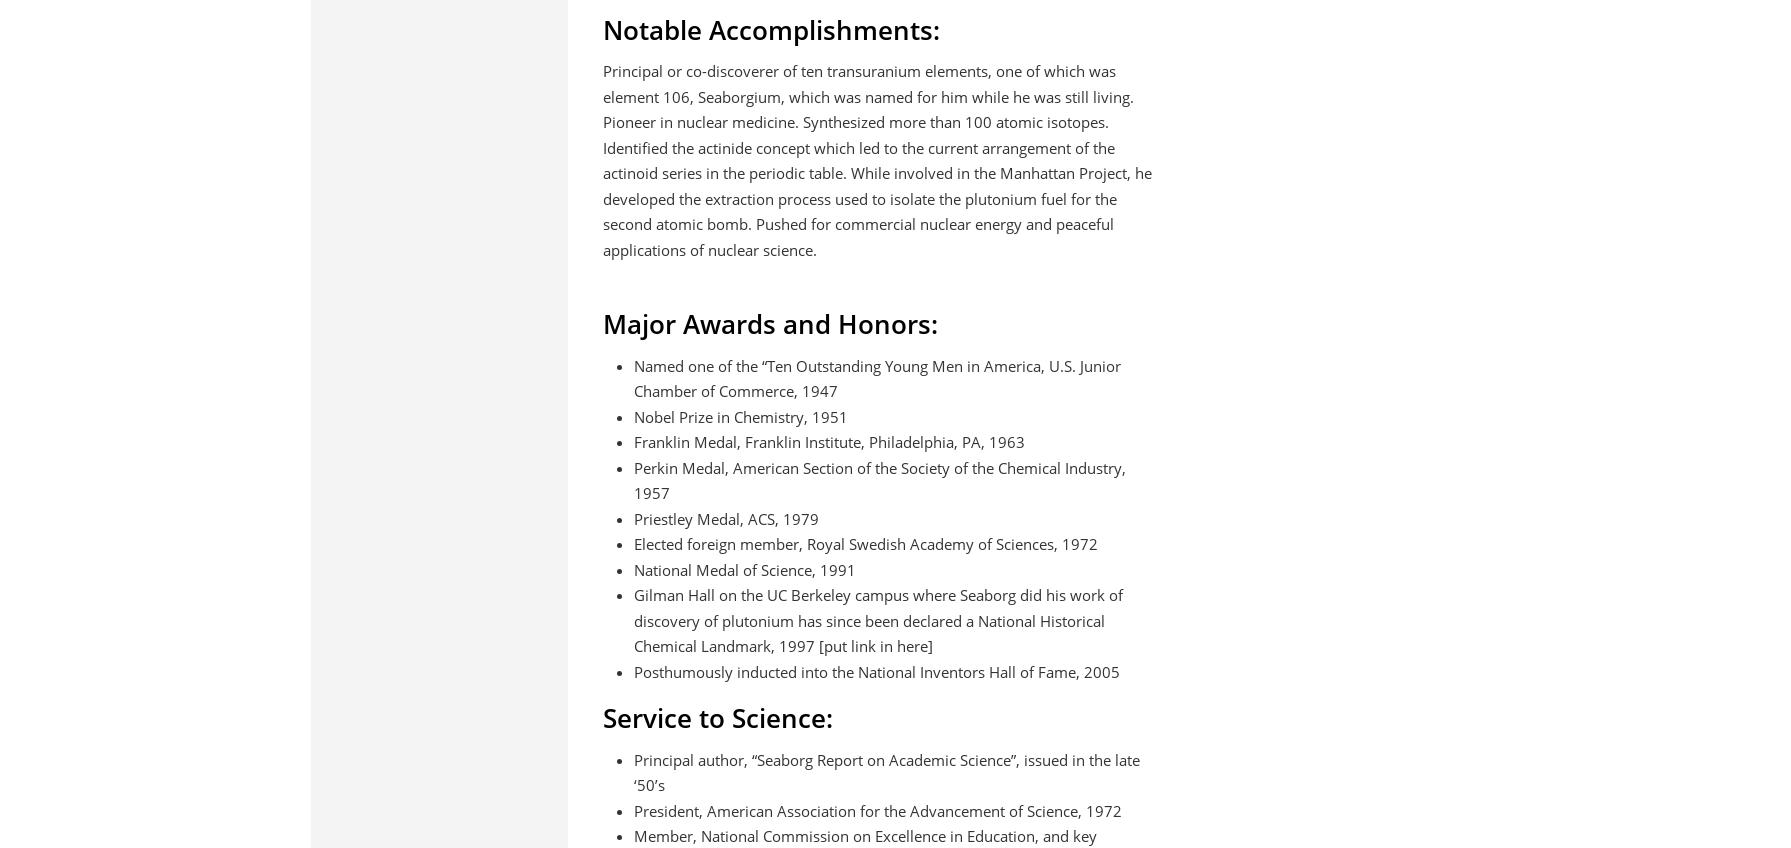  What do you see at coordinates (743, 568) in the screenshot?
I see `'National Medal of Science, 1991'` at bounding box center [743, 568].